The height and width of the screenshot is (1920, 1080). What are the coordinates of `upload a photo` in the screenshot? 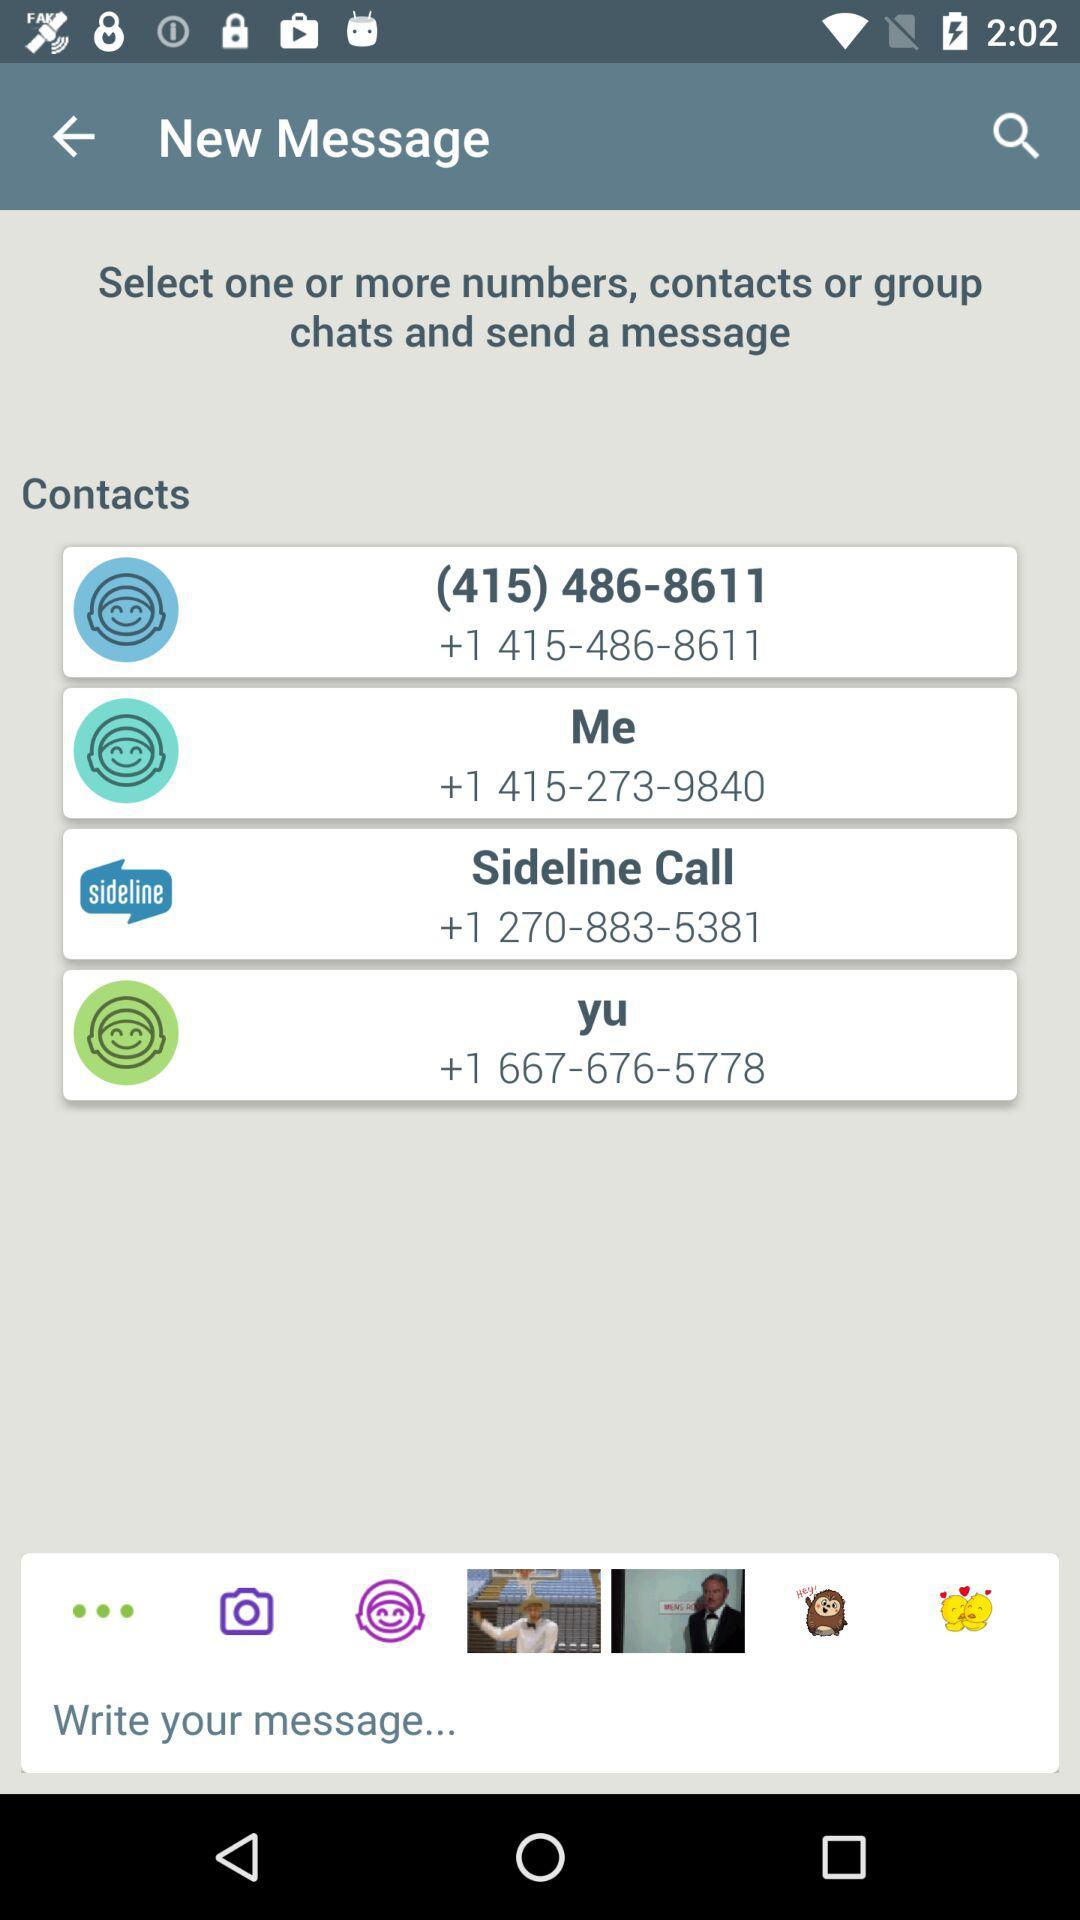 It's located at (245, 1611).